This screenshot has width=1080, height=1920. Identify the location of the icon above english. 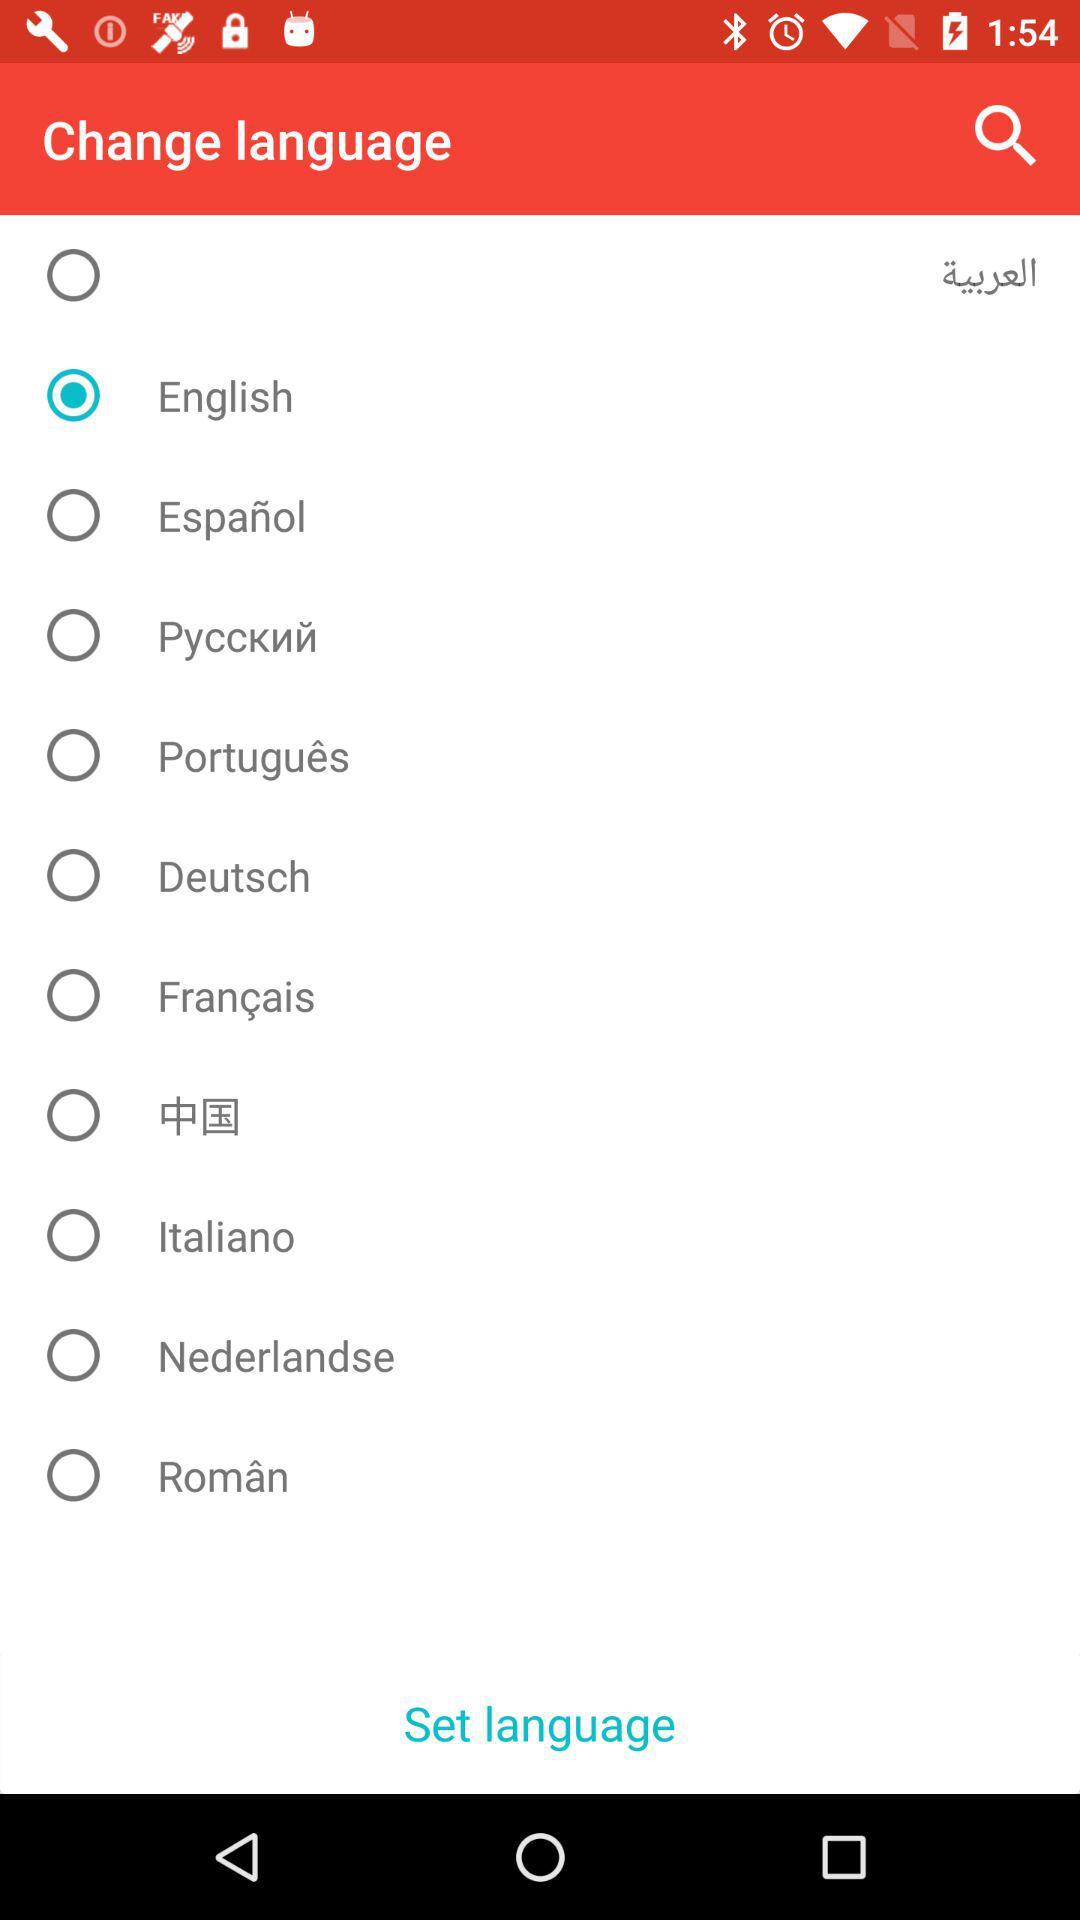
(555, 274).